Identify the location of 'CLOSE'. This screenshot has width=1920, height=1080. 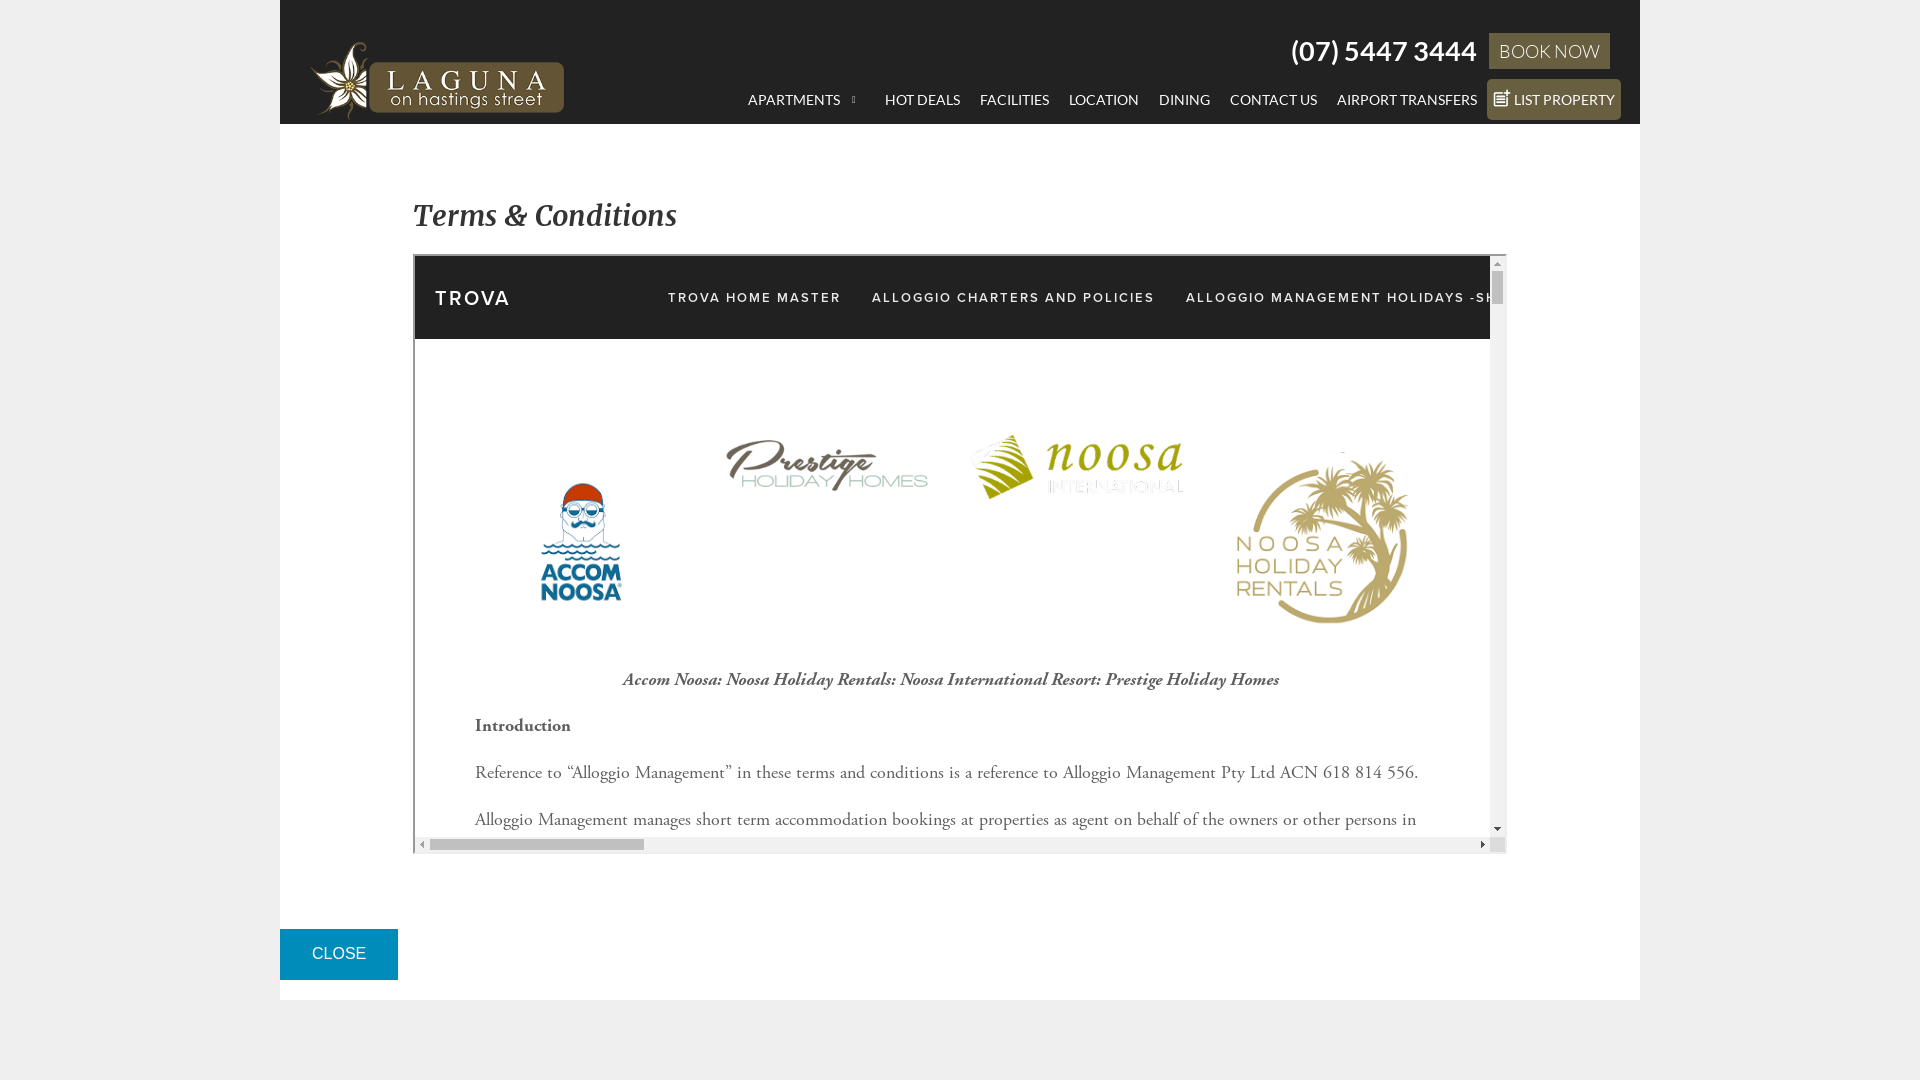
(278, 953).